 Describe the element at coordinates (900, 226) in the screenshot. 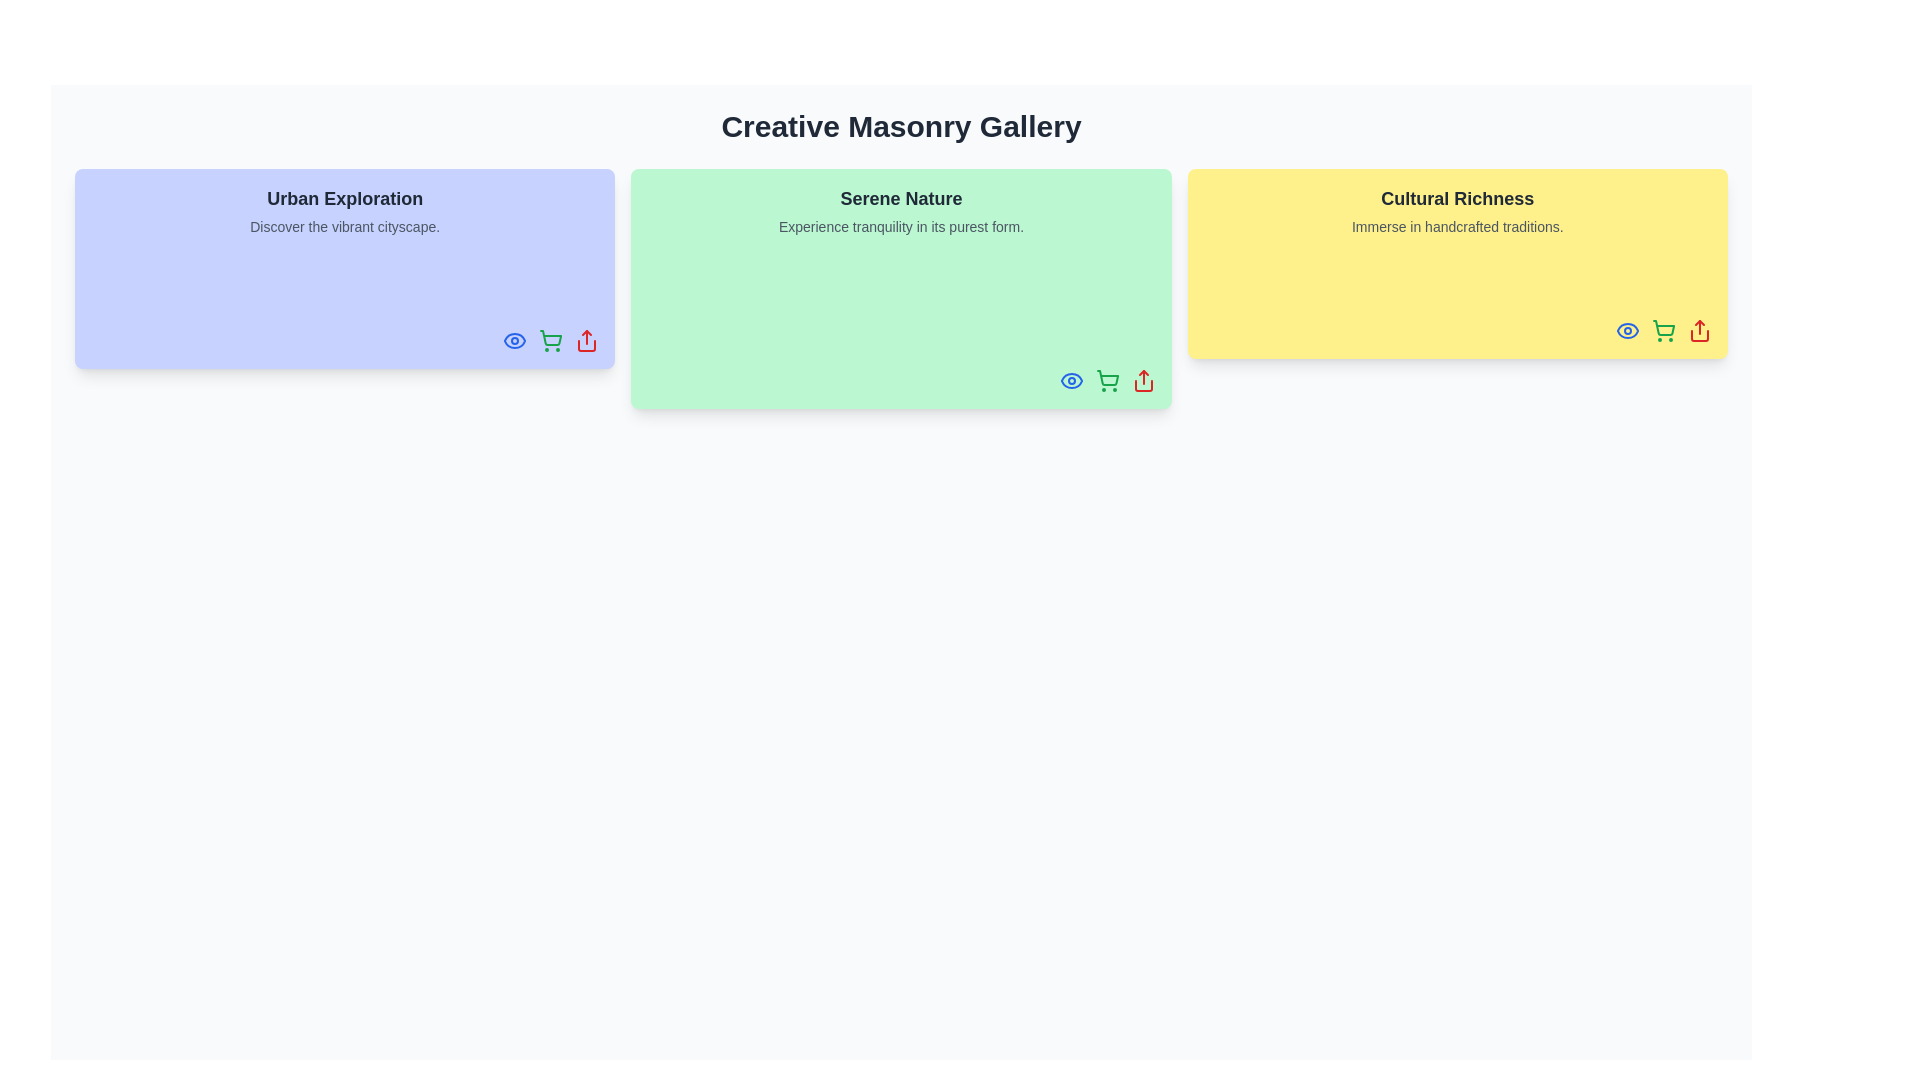

I see `the text label that reads 'Experience tranquility in its purest form.', which is styled in a small gray font and centered beneath the bold text 'Serene Nature'` at that location.